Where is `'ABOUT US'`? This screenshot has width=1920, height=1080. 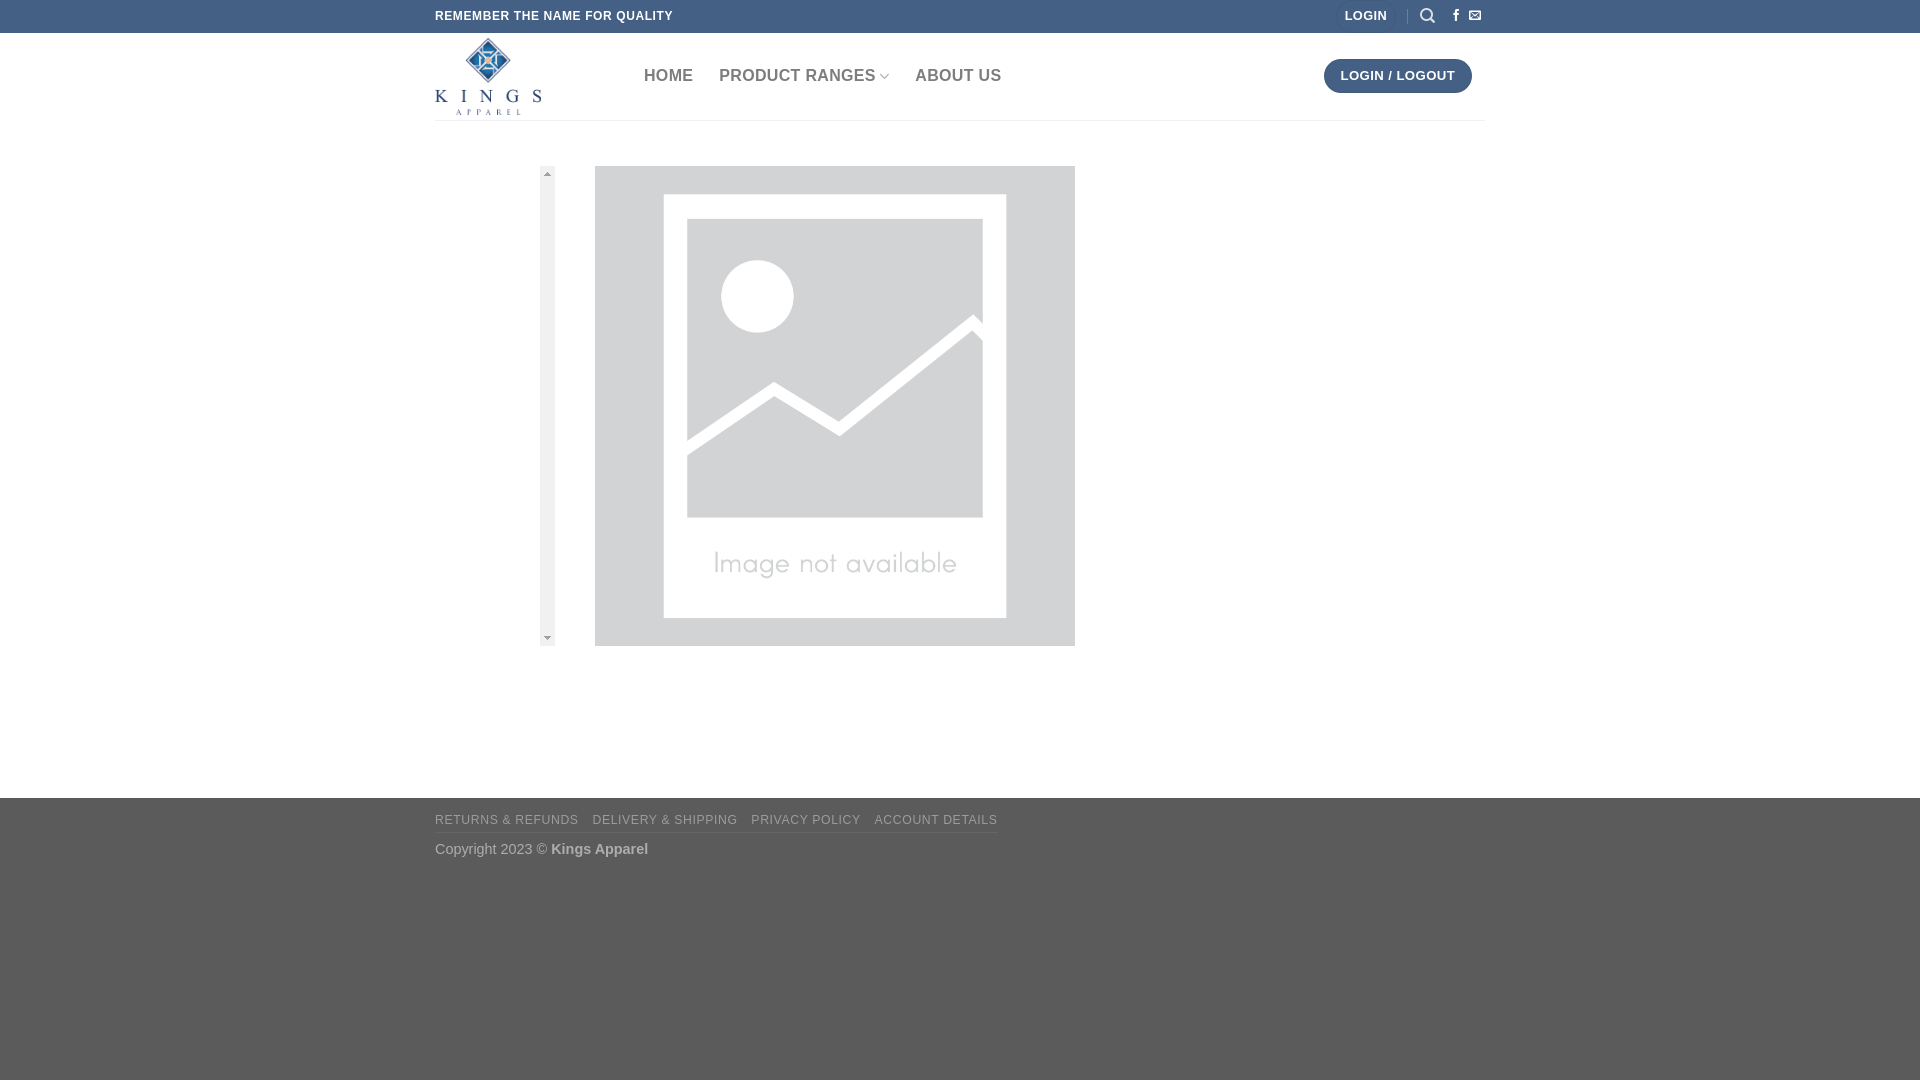
'ABOUT US' is located at coordinates (957, 75).